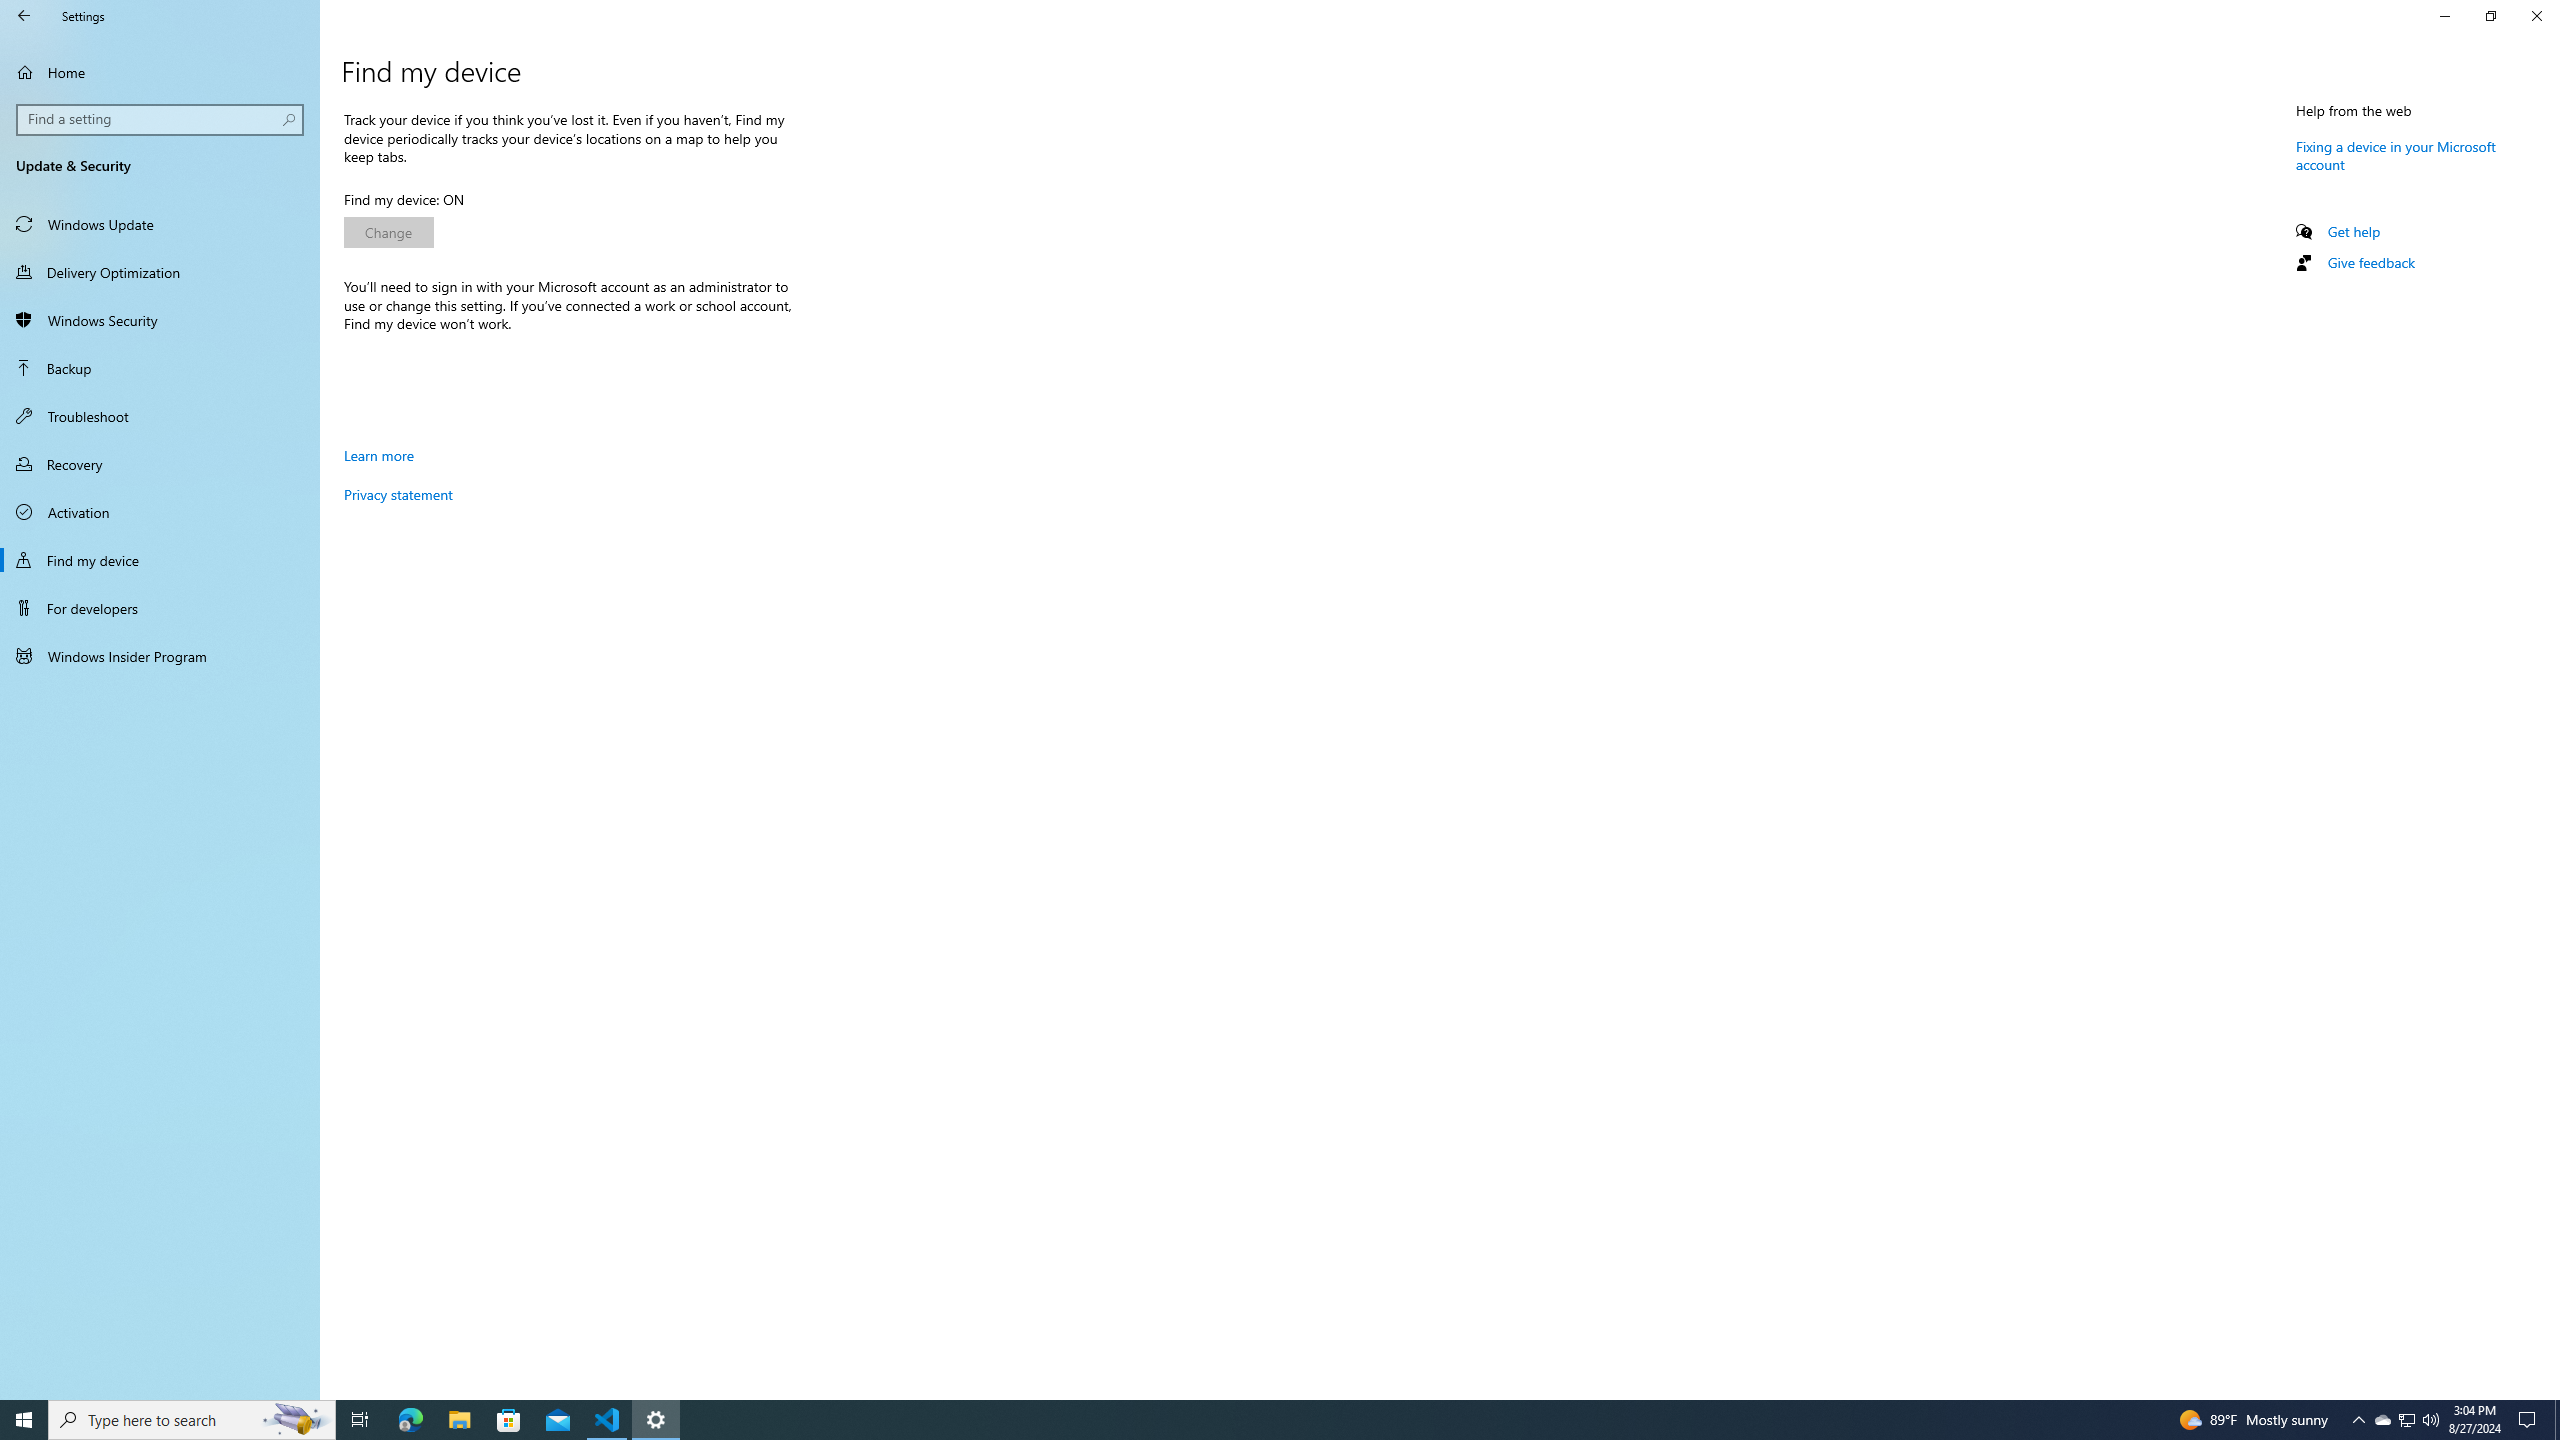 This screenshot has height=1440, width=2560. What do you see at coordinates (159, 222) in the screenshot?
I see `'Windows Update'` at bounding box center [159, 222].